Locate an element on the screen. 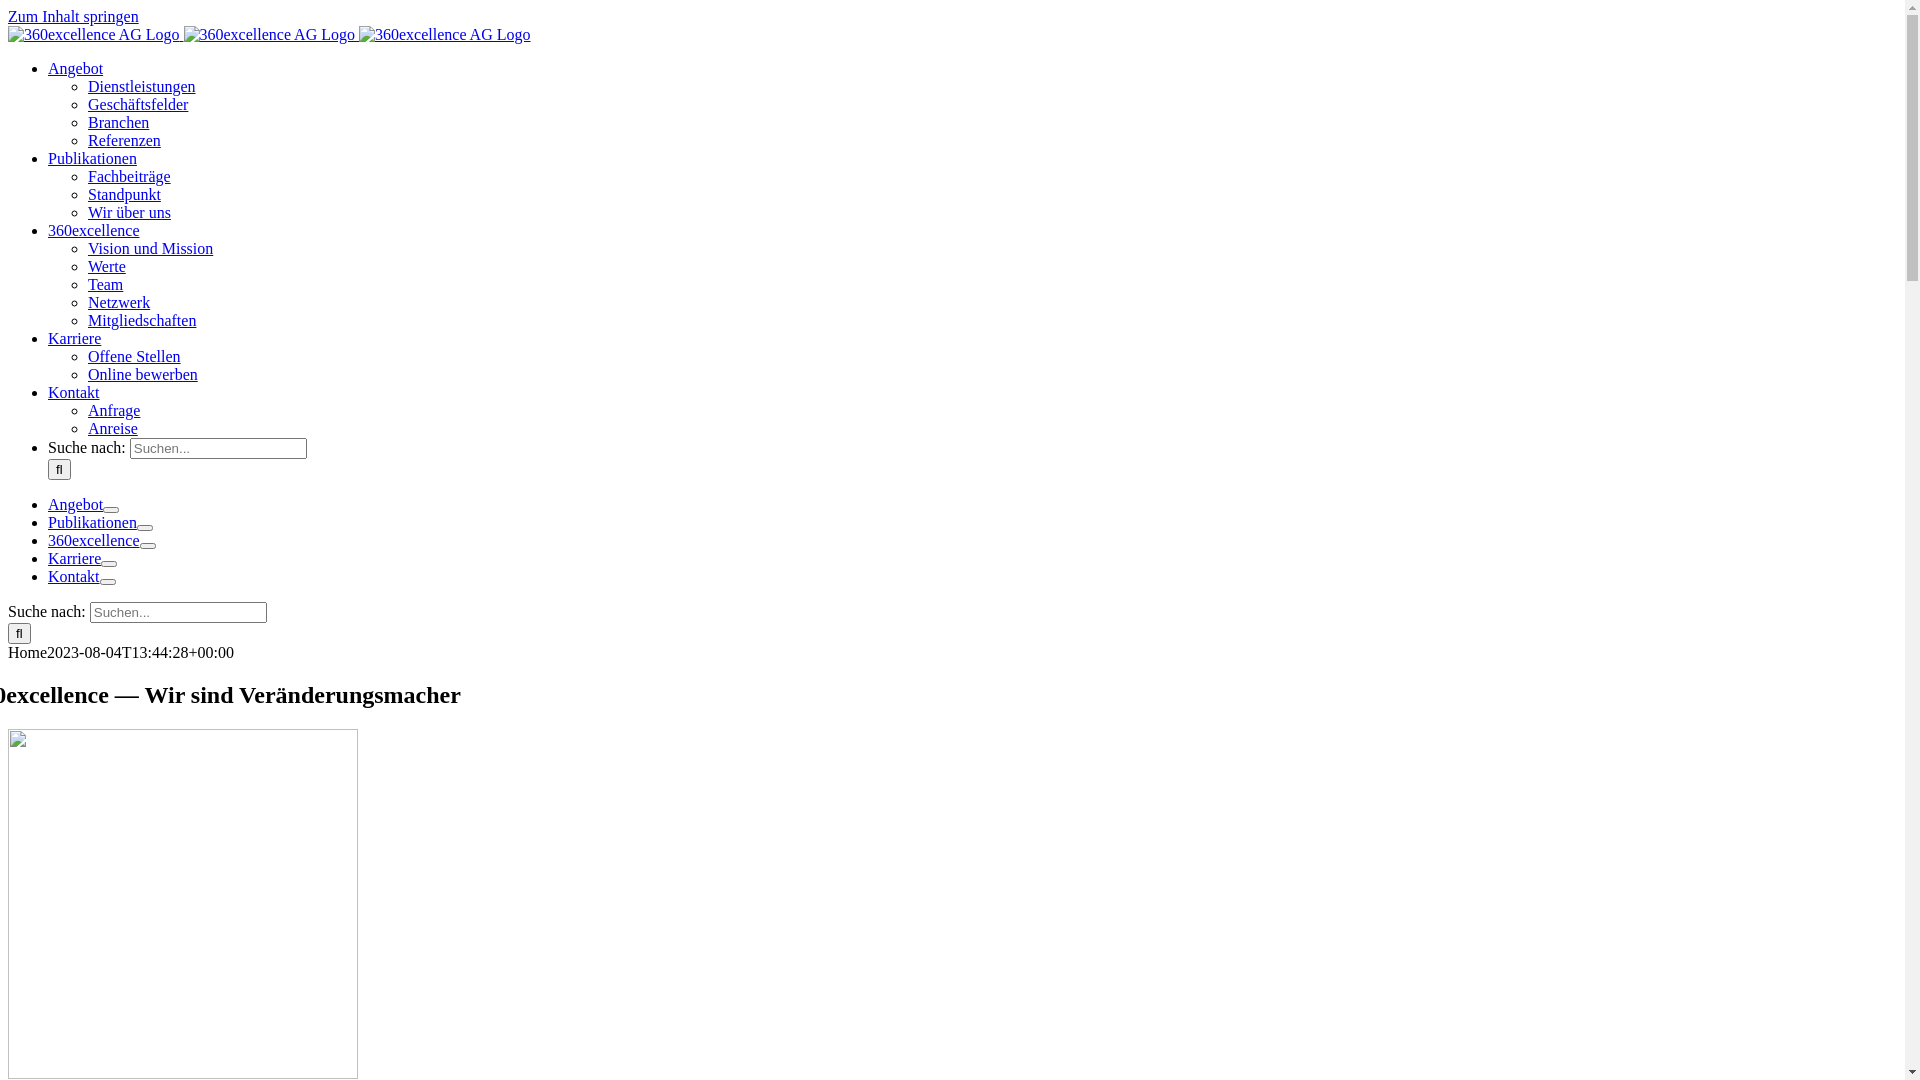  '360excellence' is located at coordinates (48, 229).